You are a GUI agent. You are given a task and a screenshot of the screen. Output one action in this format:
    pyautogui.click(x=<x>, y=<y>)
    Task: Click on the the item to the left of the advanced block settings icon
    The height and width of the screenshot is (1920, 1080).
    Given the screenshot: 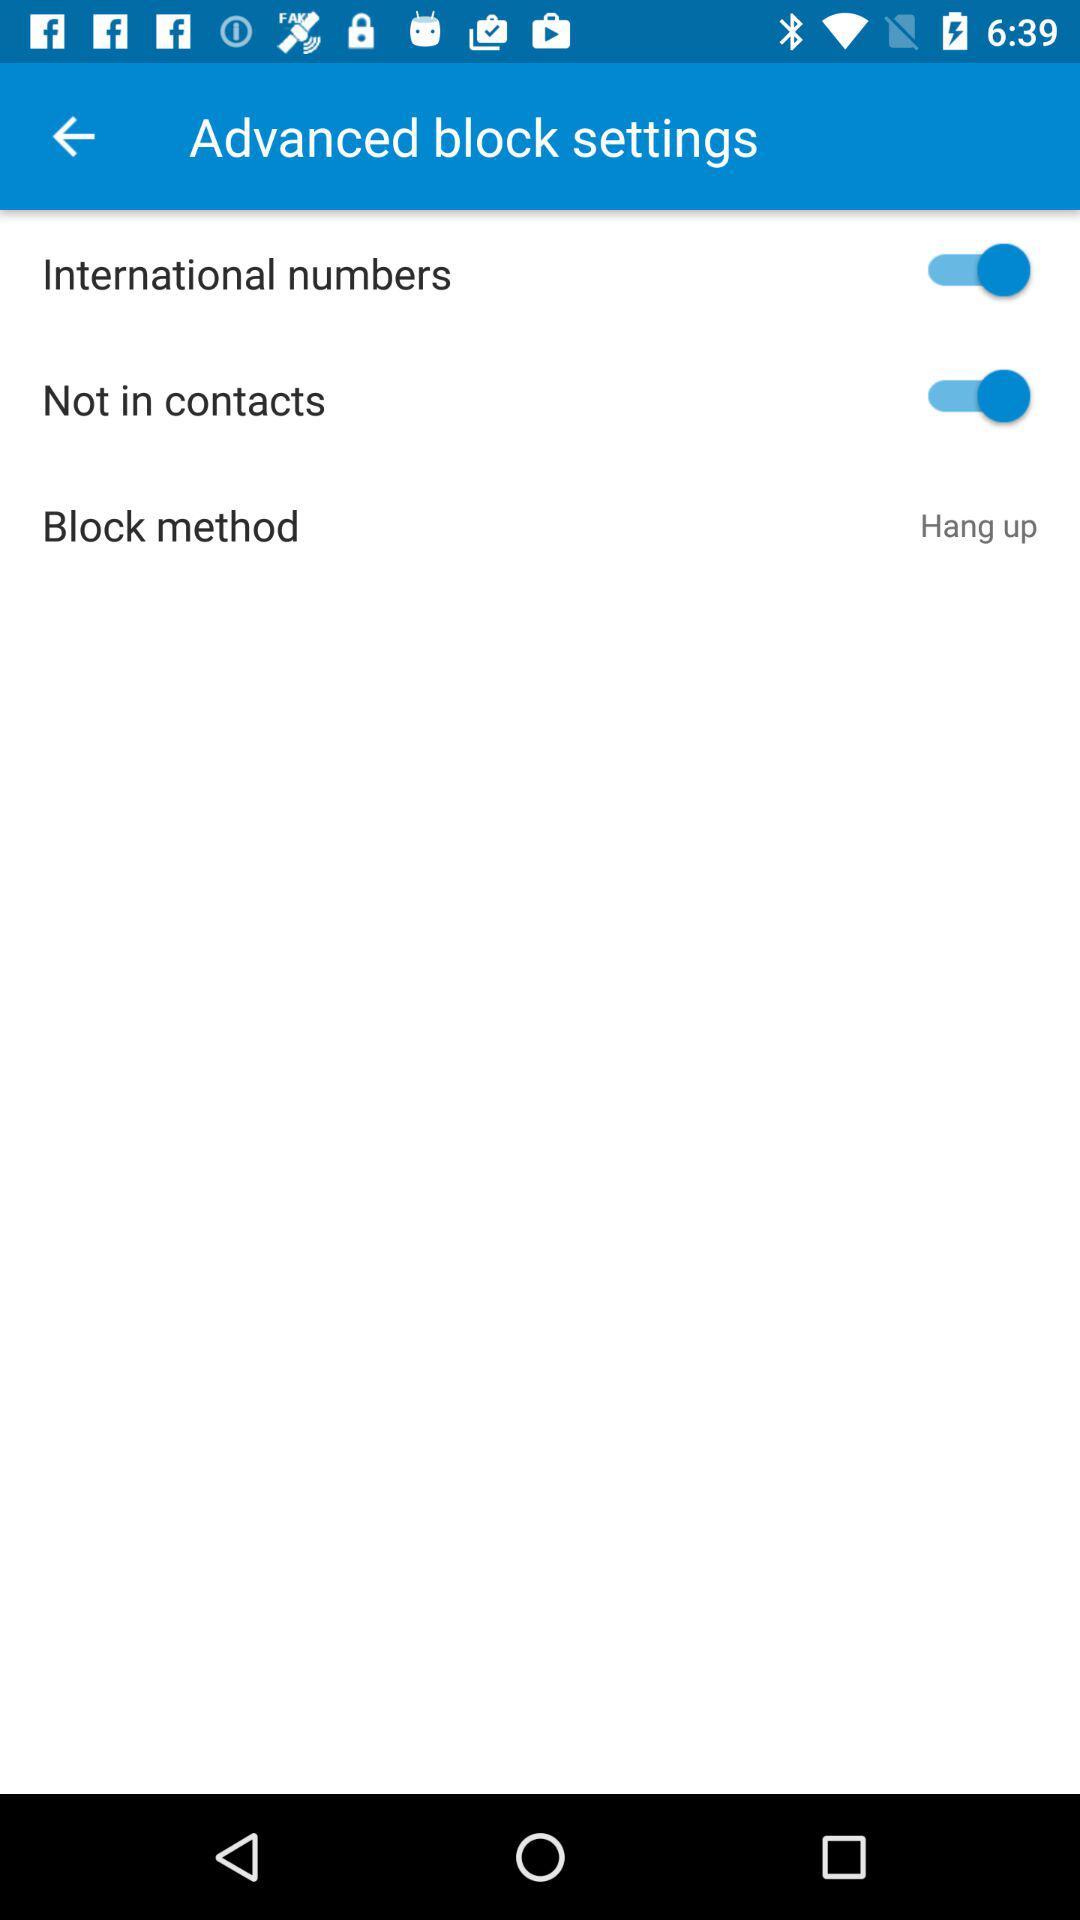 What is the action you would take?
    pyautogui.click(x=72, y=135)
    